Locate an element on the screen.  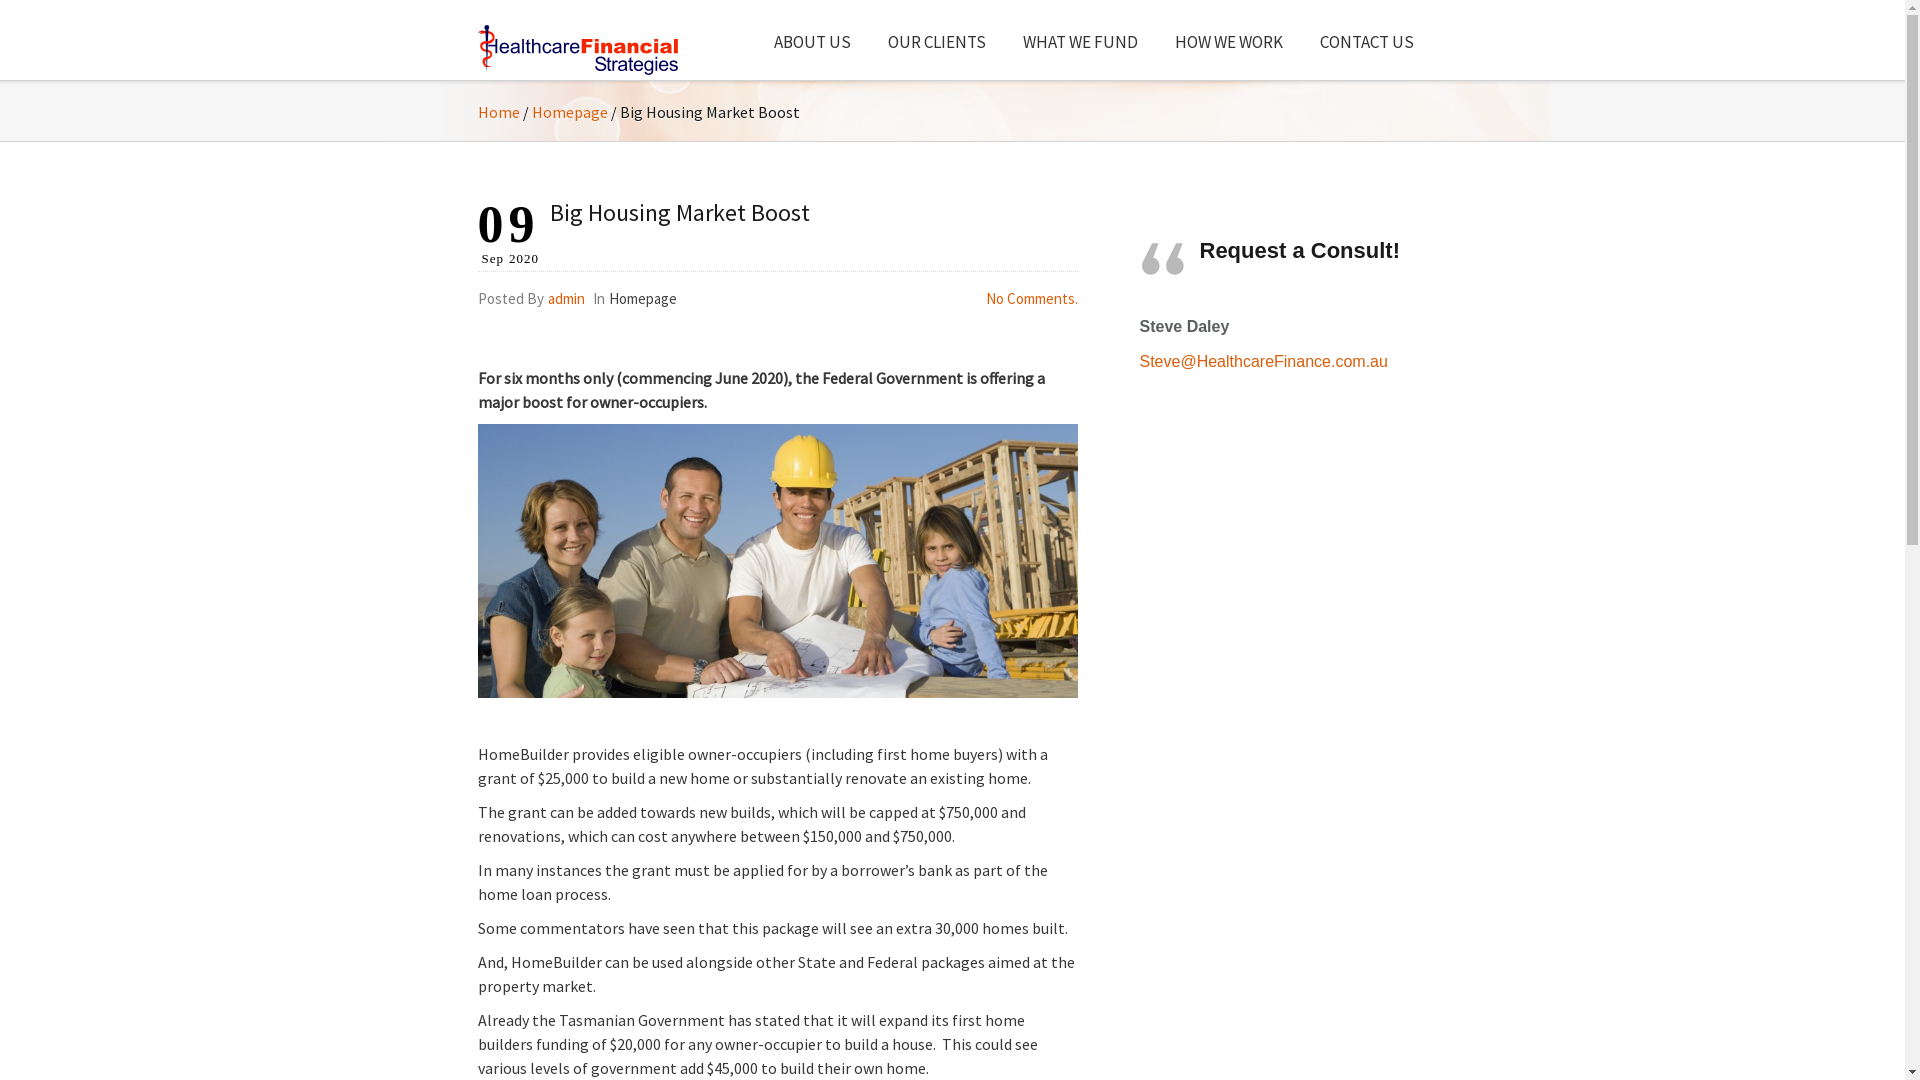
'CONTACT US' is located at coordinates (1365, 38).